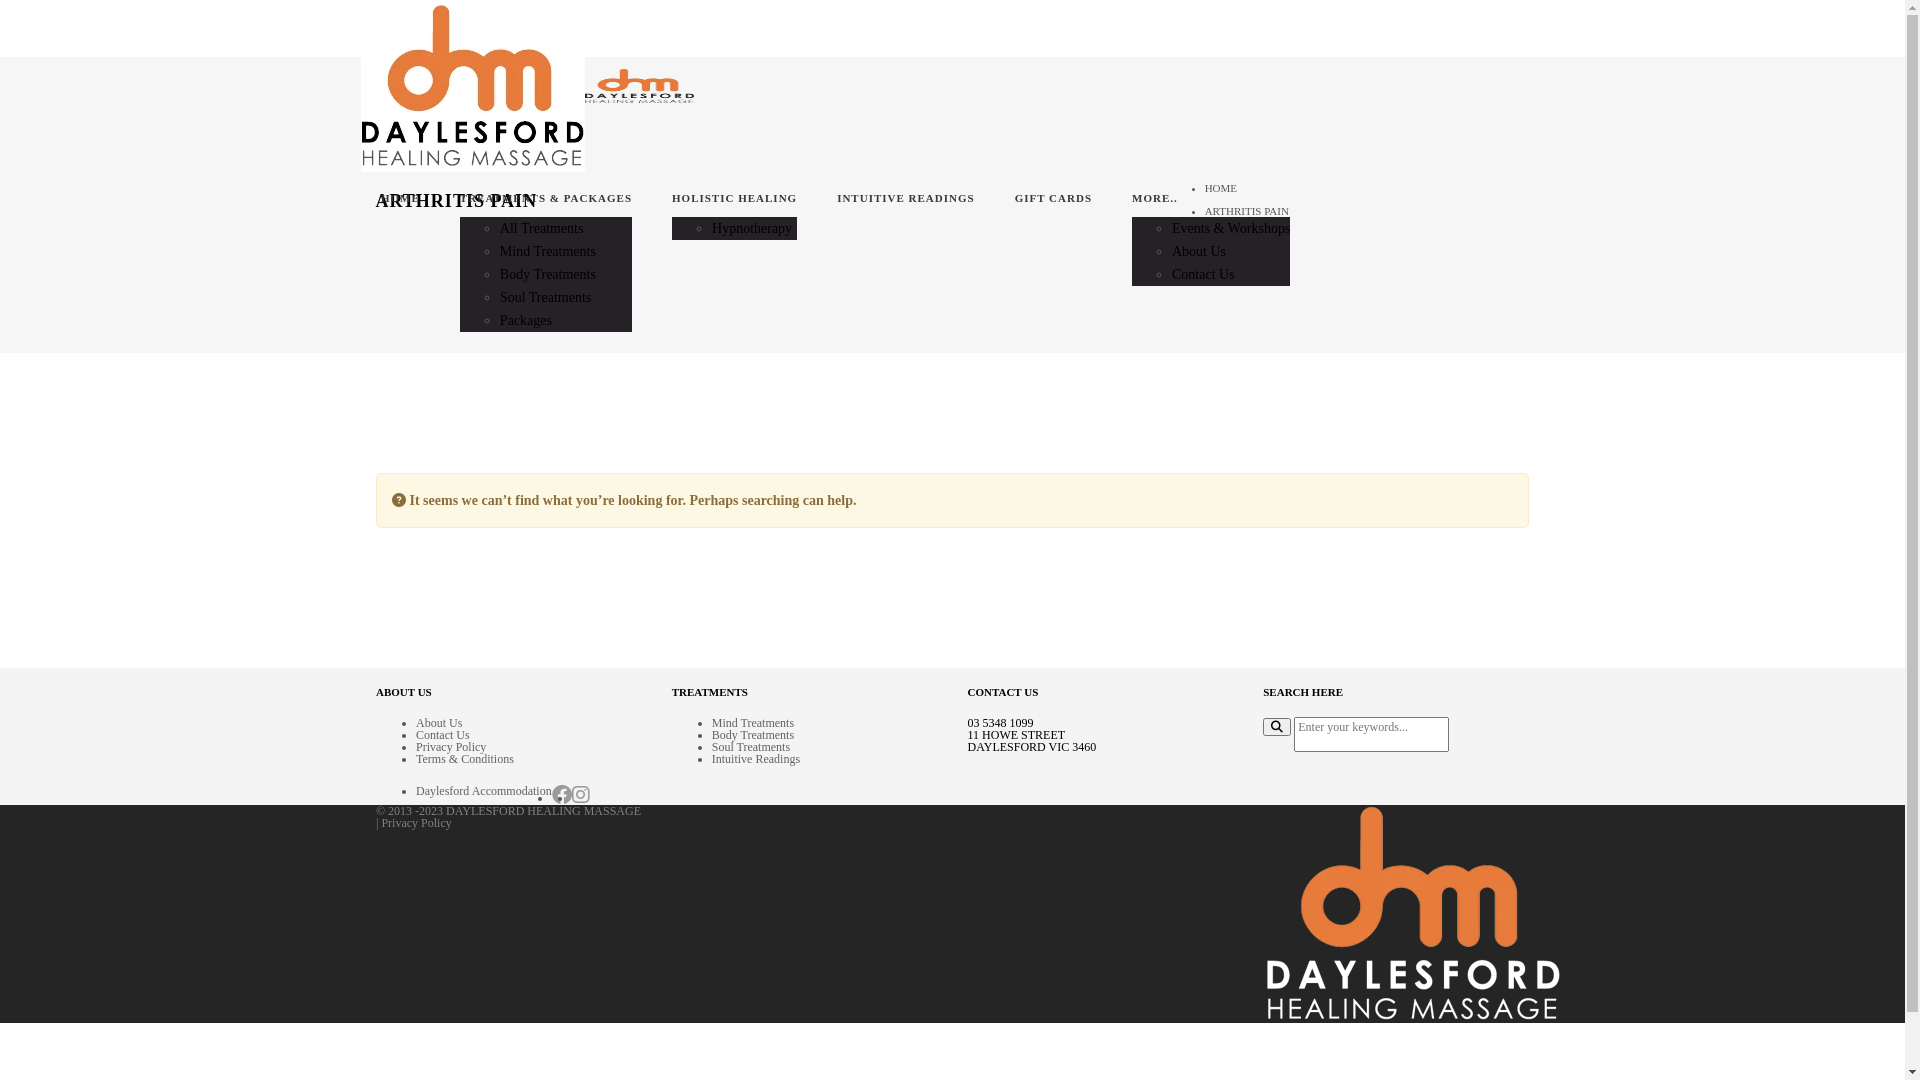 The image size is (1920, 1080). I want to click on 'Privacy Policy', so click(415, 822).